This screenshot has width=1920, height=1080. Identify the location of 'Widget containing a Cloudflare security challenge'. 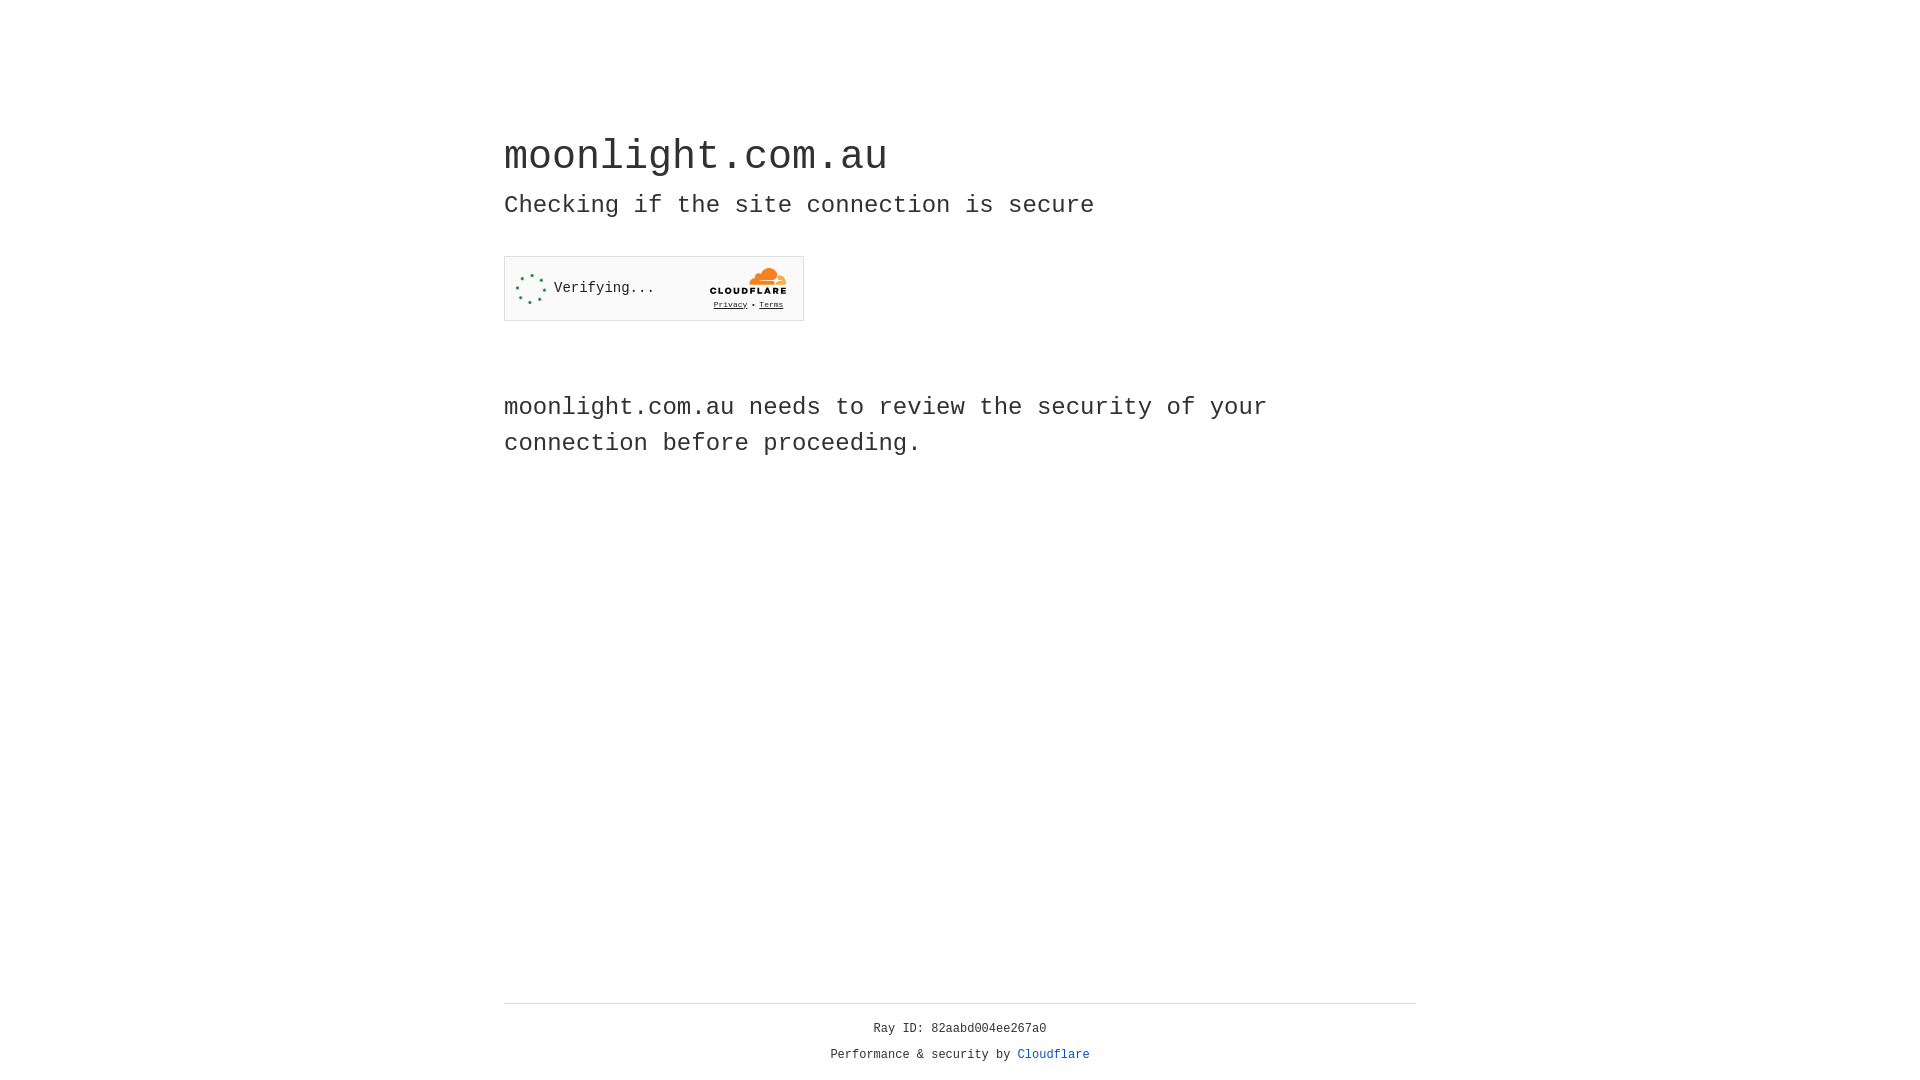
(653, 288).